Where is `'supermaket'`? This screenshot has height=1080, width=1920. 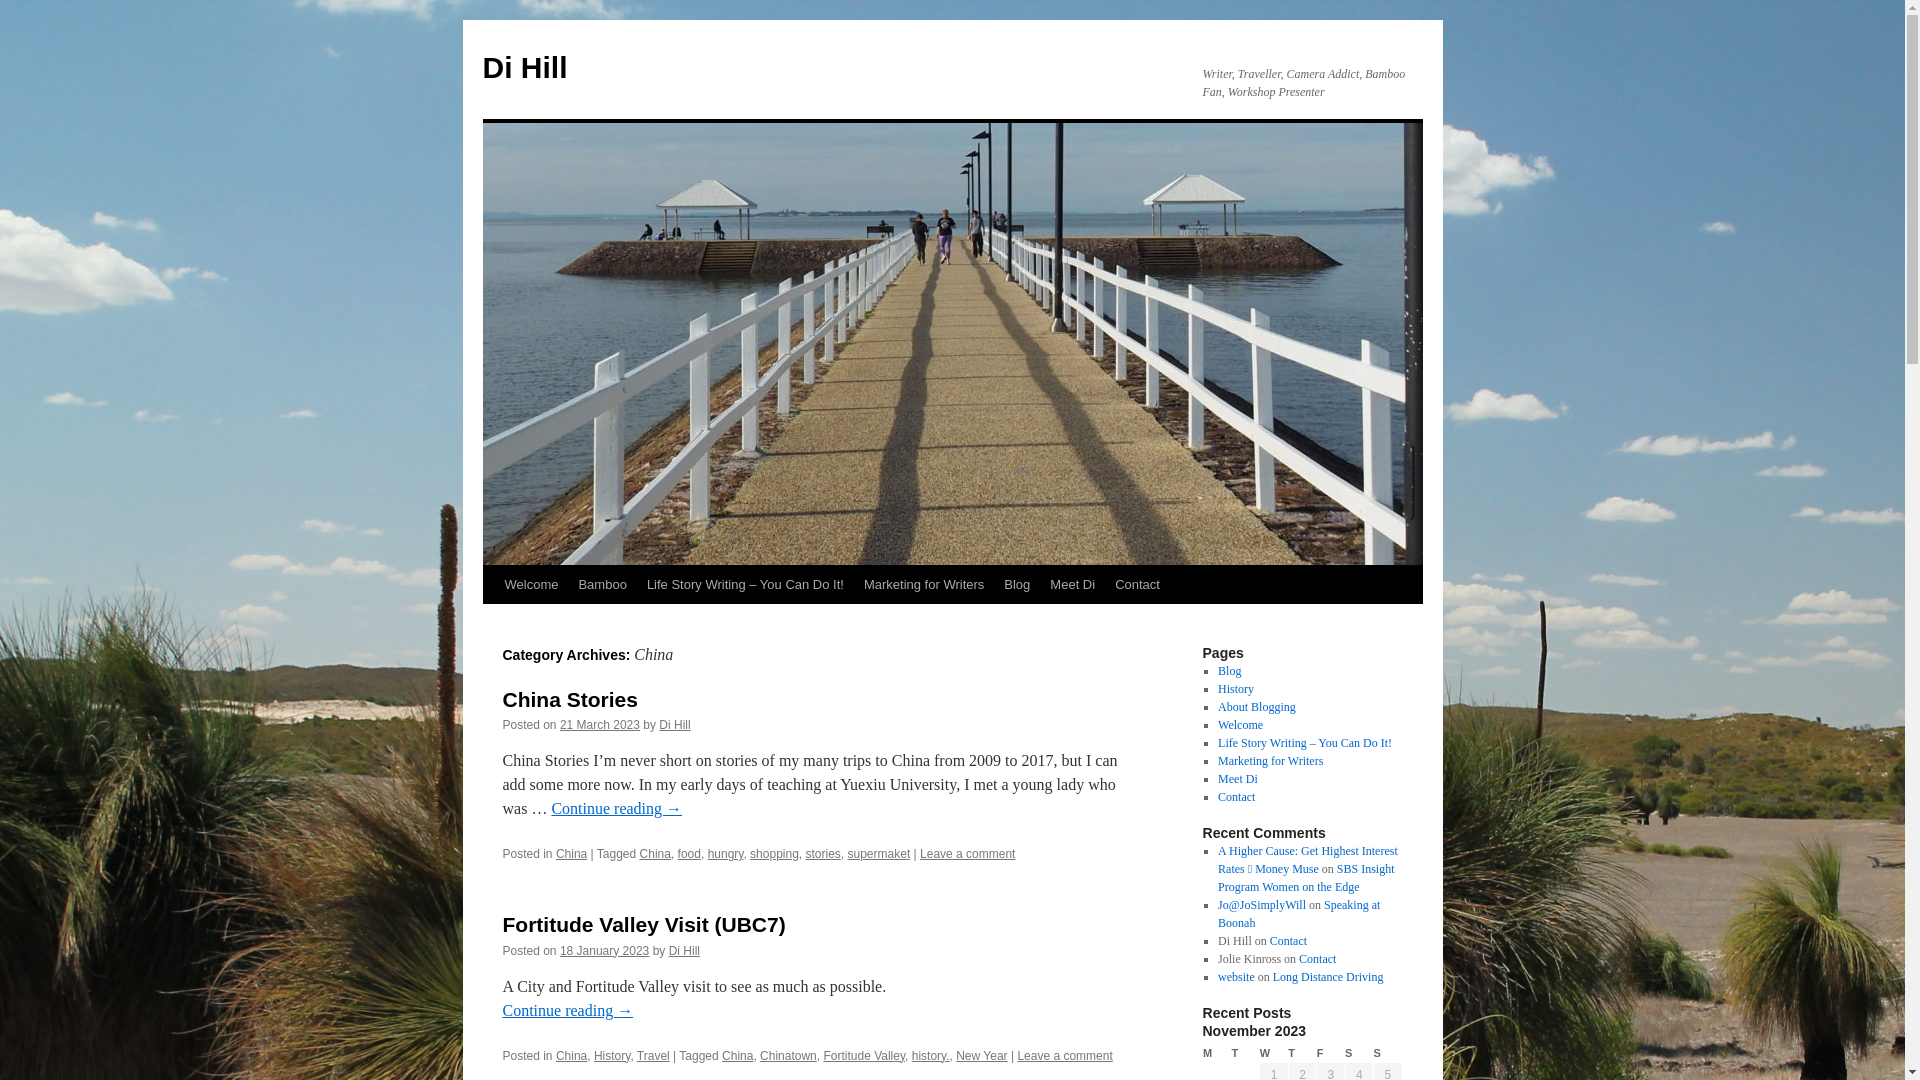 'supermaket' is located at coordinates (879, 853).